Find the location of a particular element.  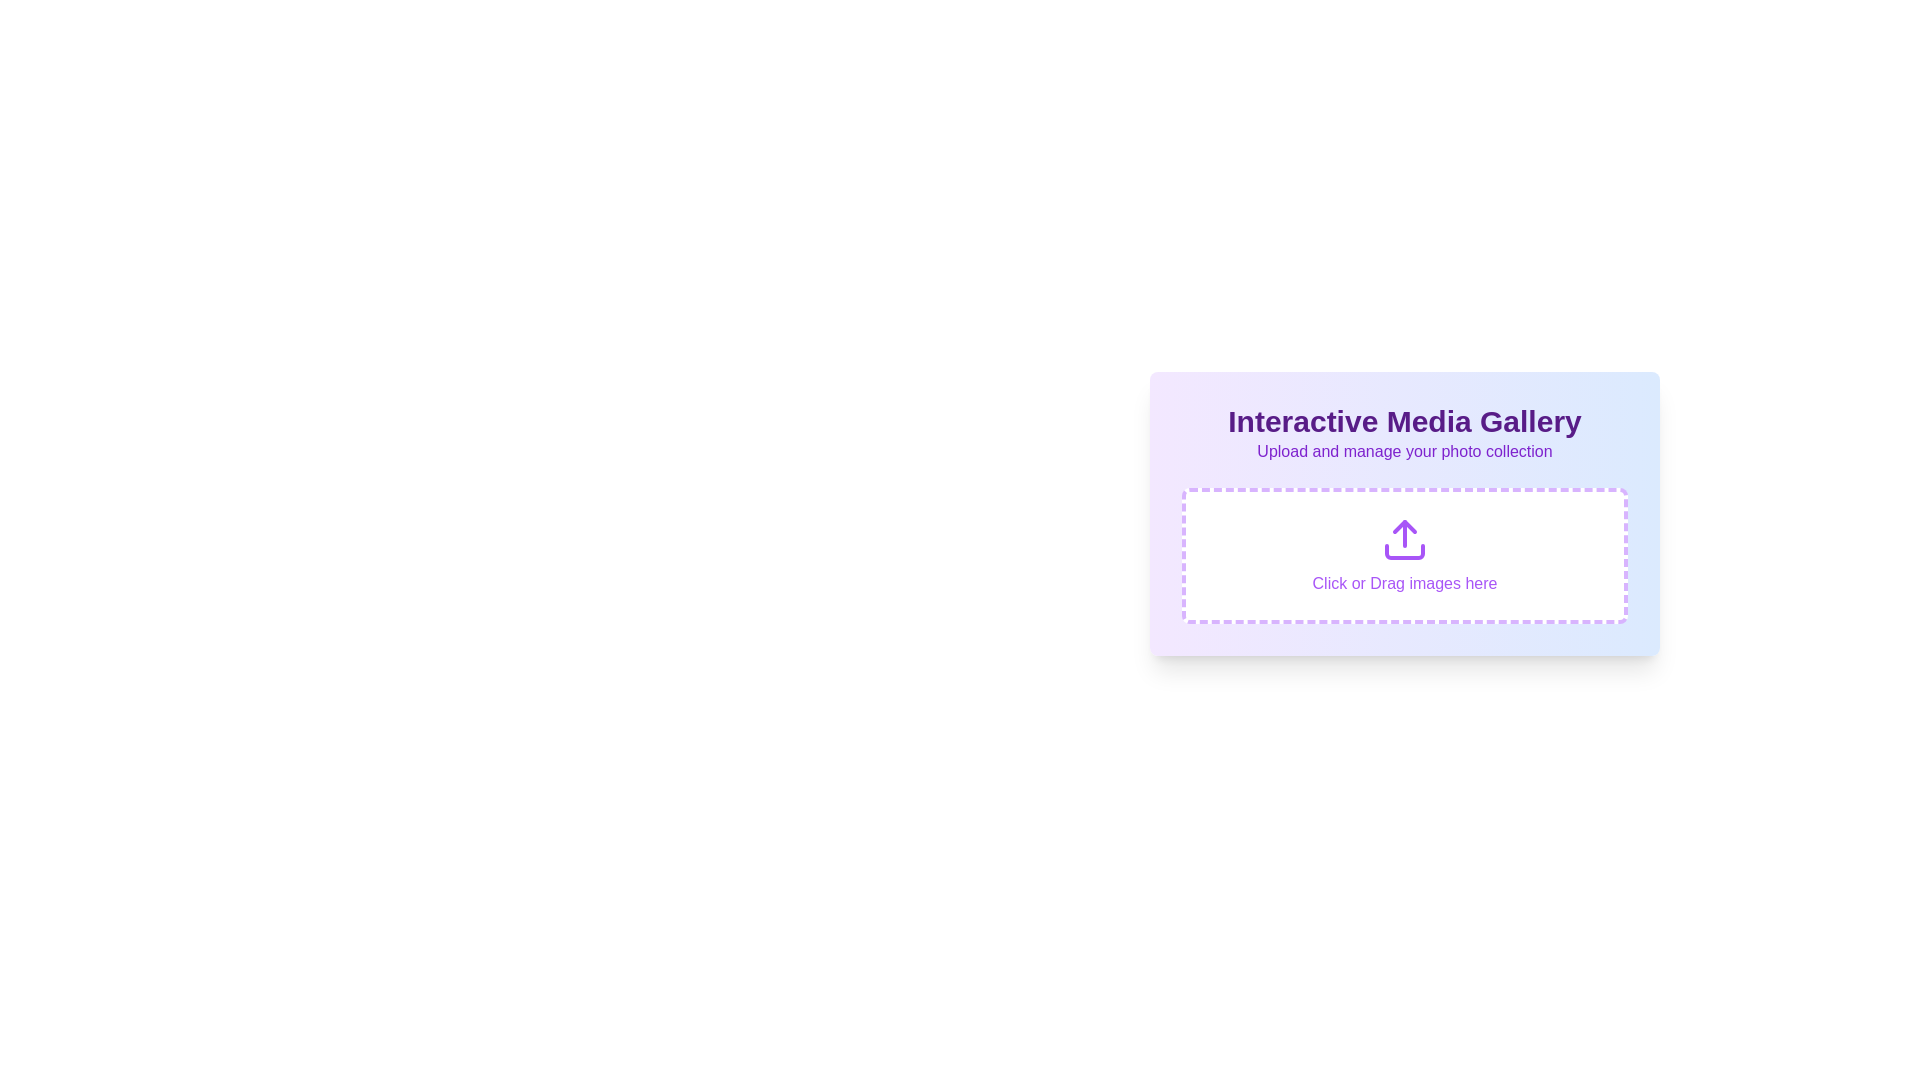

the header text component located at the upper part of a rectangular card, which serves as the title for the card is located at coordinates (1404, 420).